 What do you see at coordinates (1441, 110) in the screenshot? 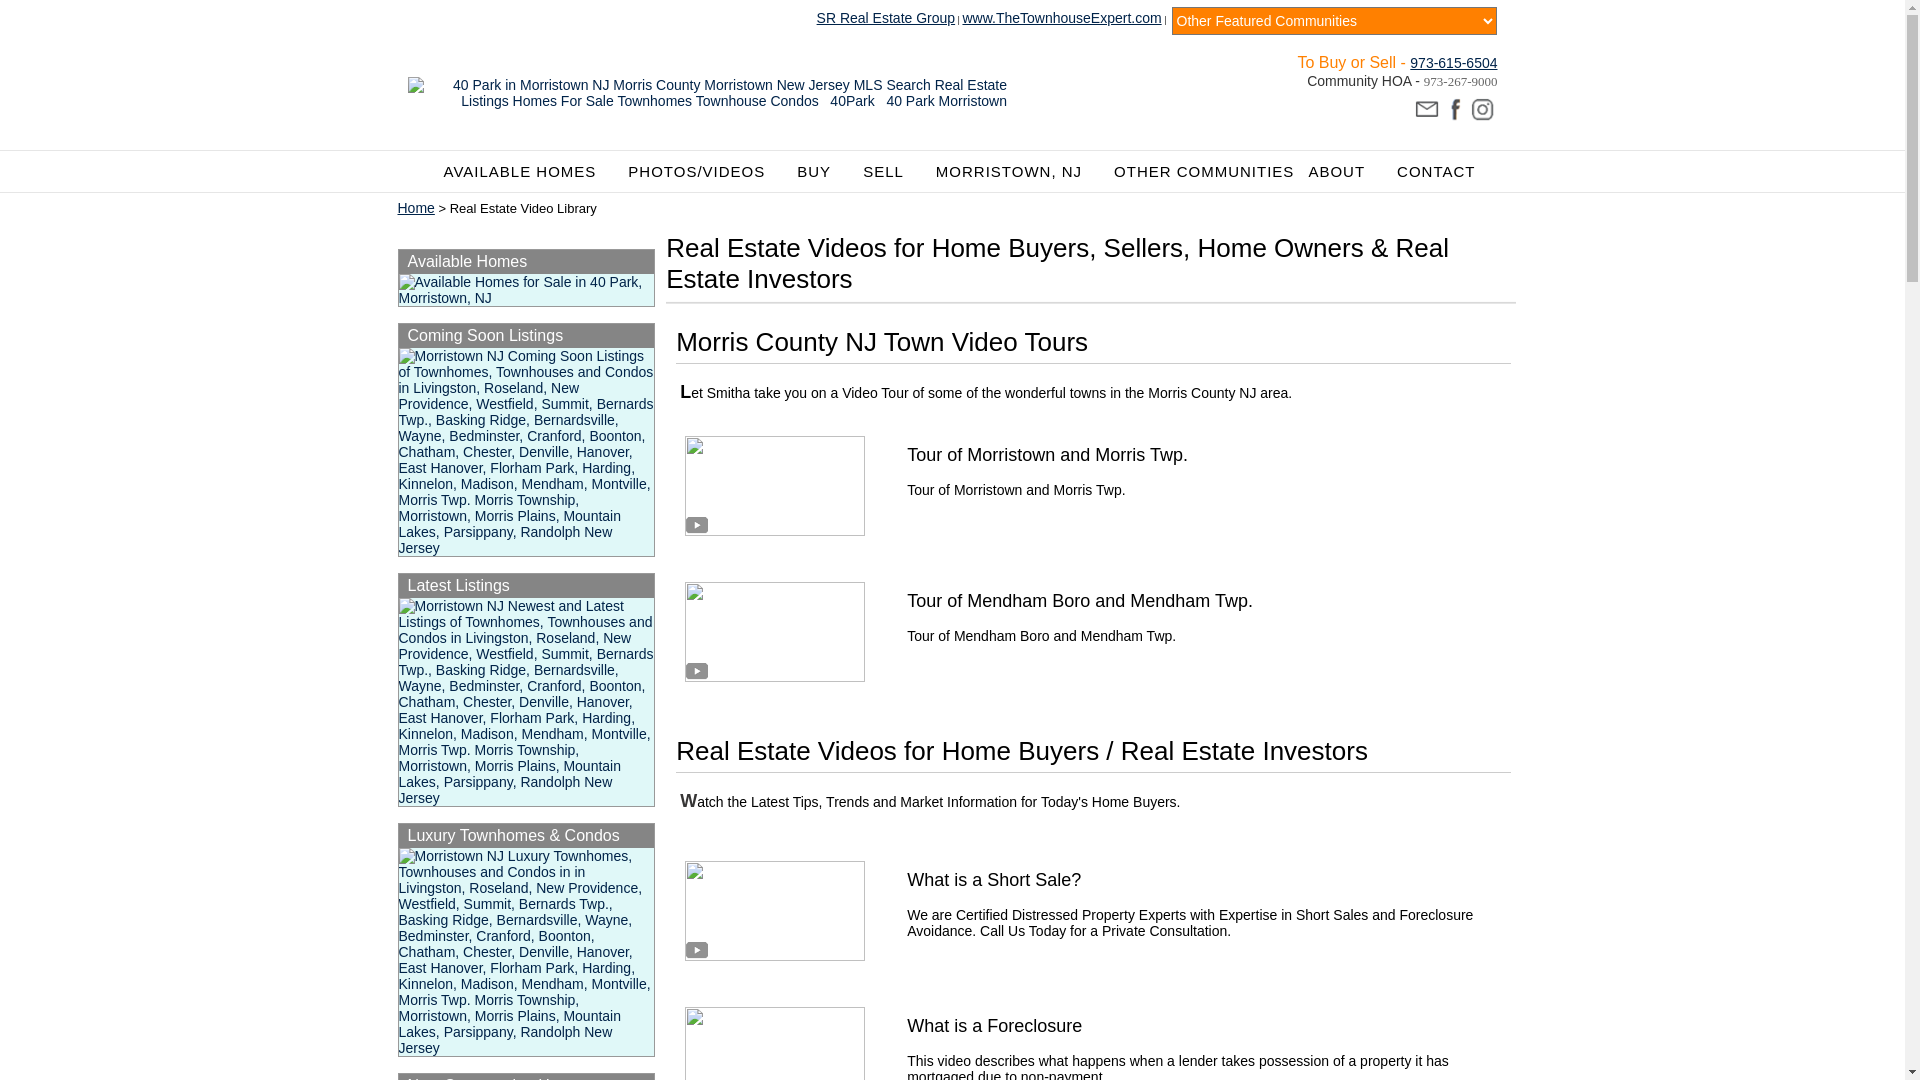
I see `'Visit us on Facebook'` at bounding box center [1441, 110].